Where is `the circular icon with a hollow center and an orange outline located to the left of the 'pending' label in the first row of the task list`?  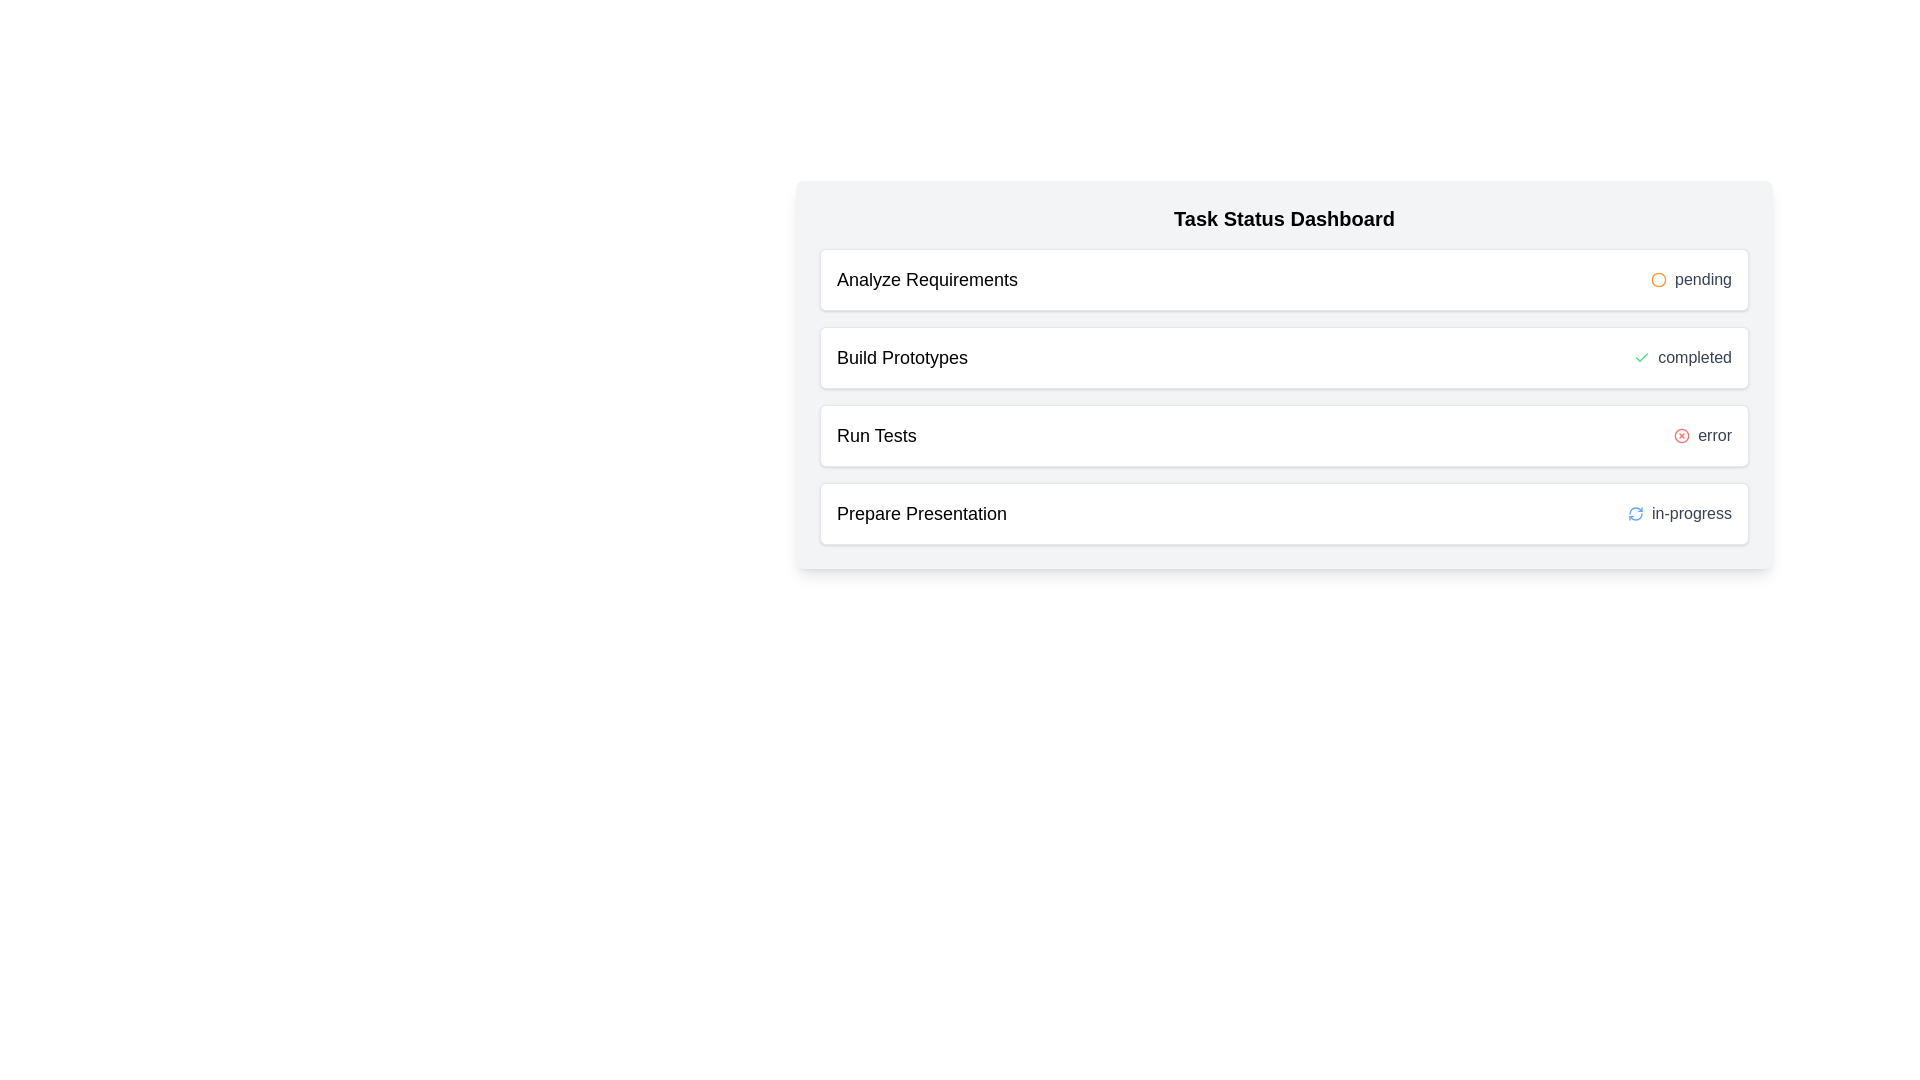
the circular icon with a hollow center and an orange outline located to the left of the 'pending' label in the first row of the task list is located at coordinates (1659, 280).